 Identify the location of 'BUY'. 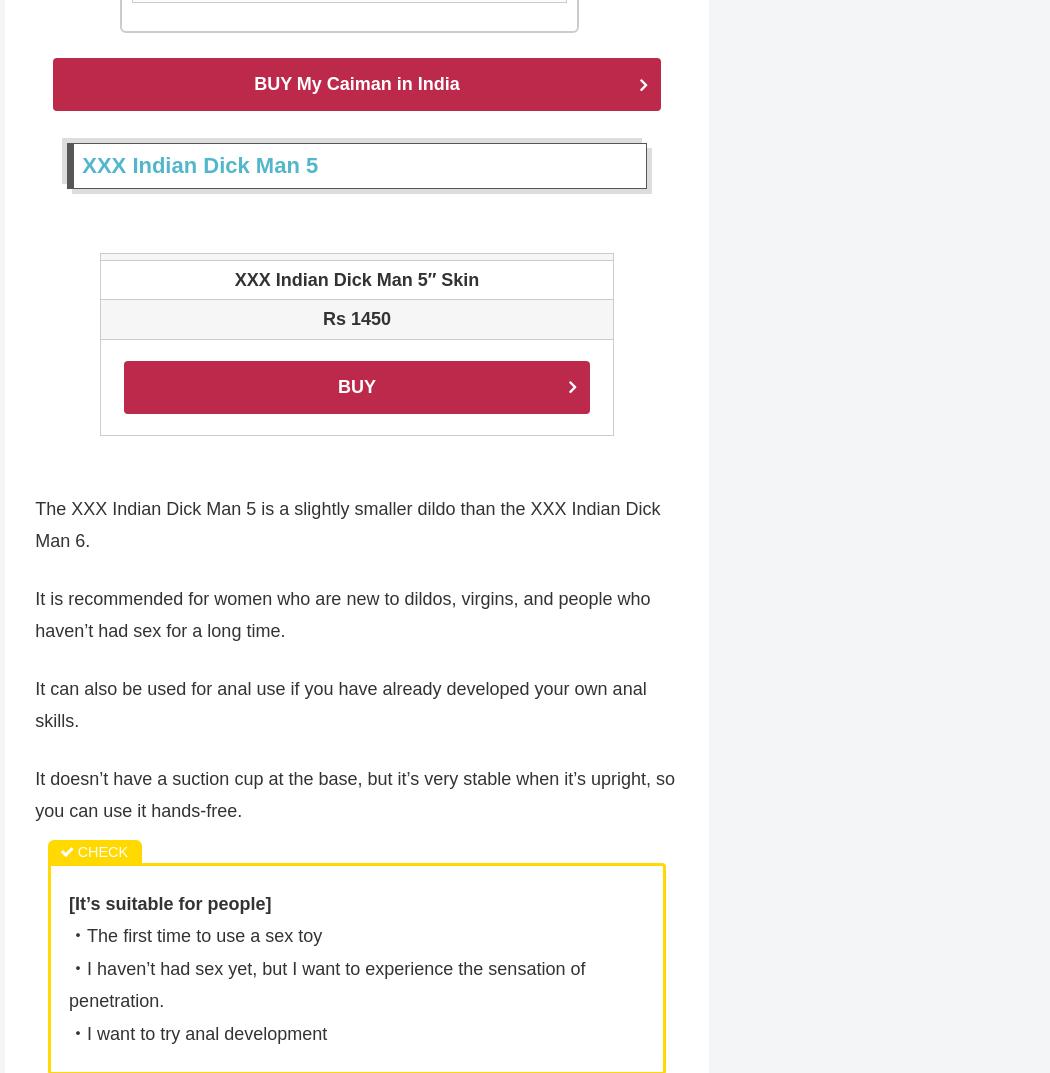
(337, 386).